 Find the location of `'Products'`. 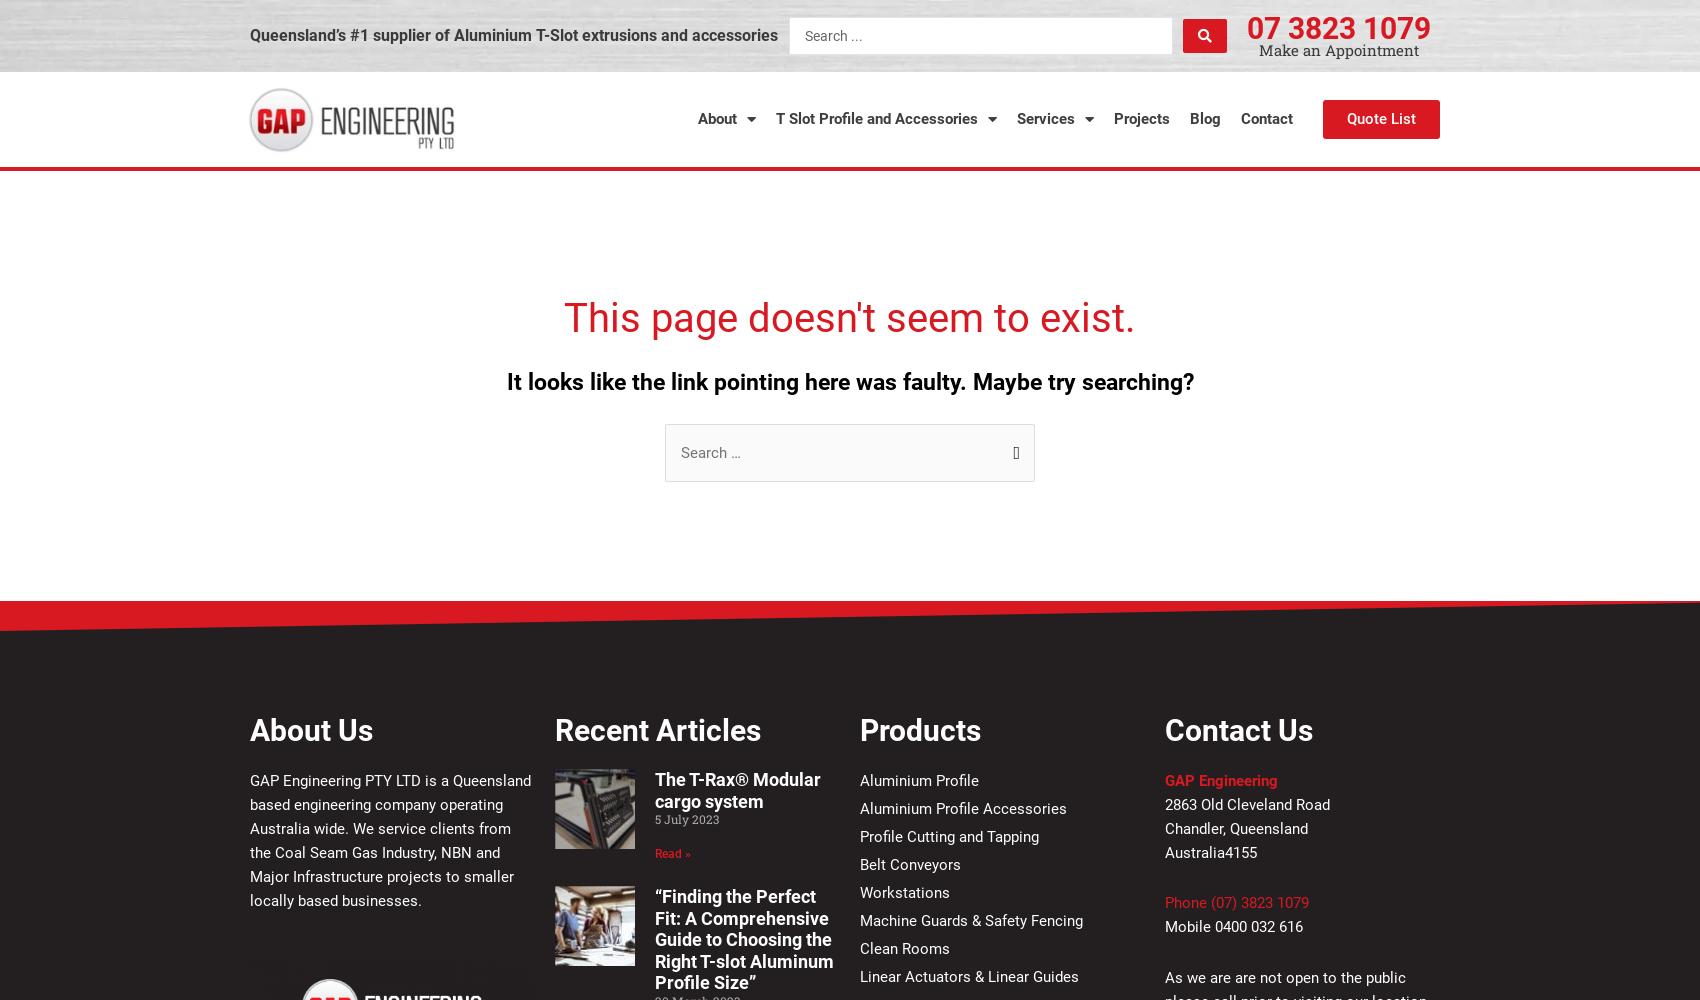

'Products' is located at coordinates (920, 728).